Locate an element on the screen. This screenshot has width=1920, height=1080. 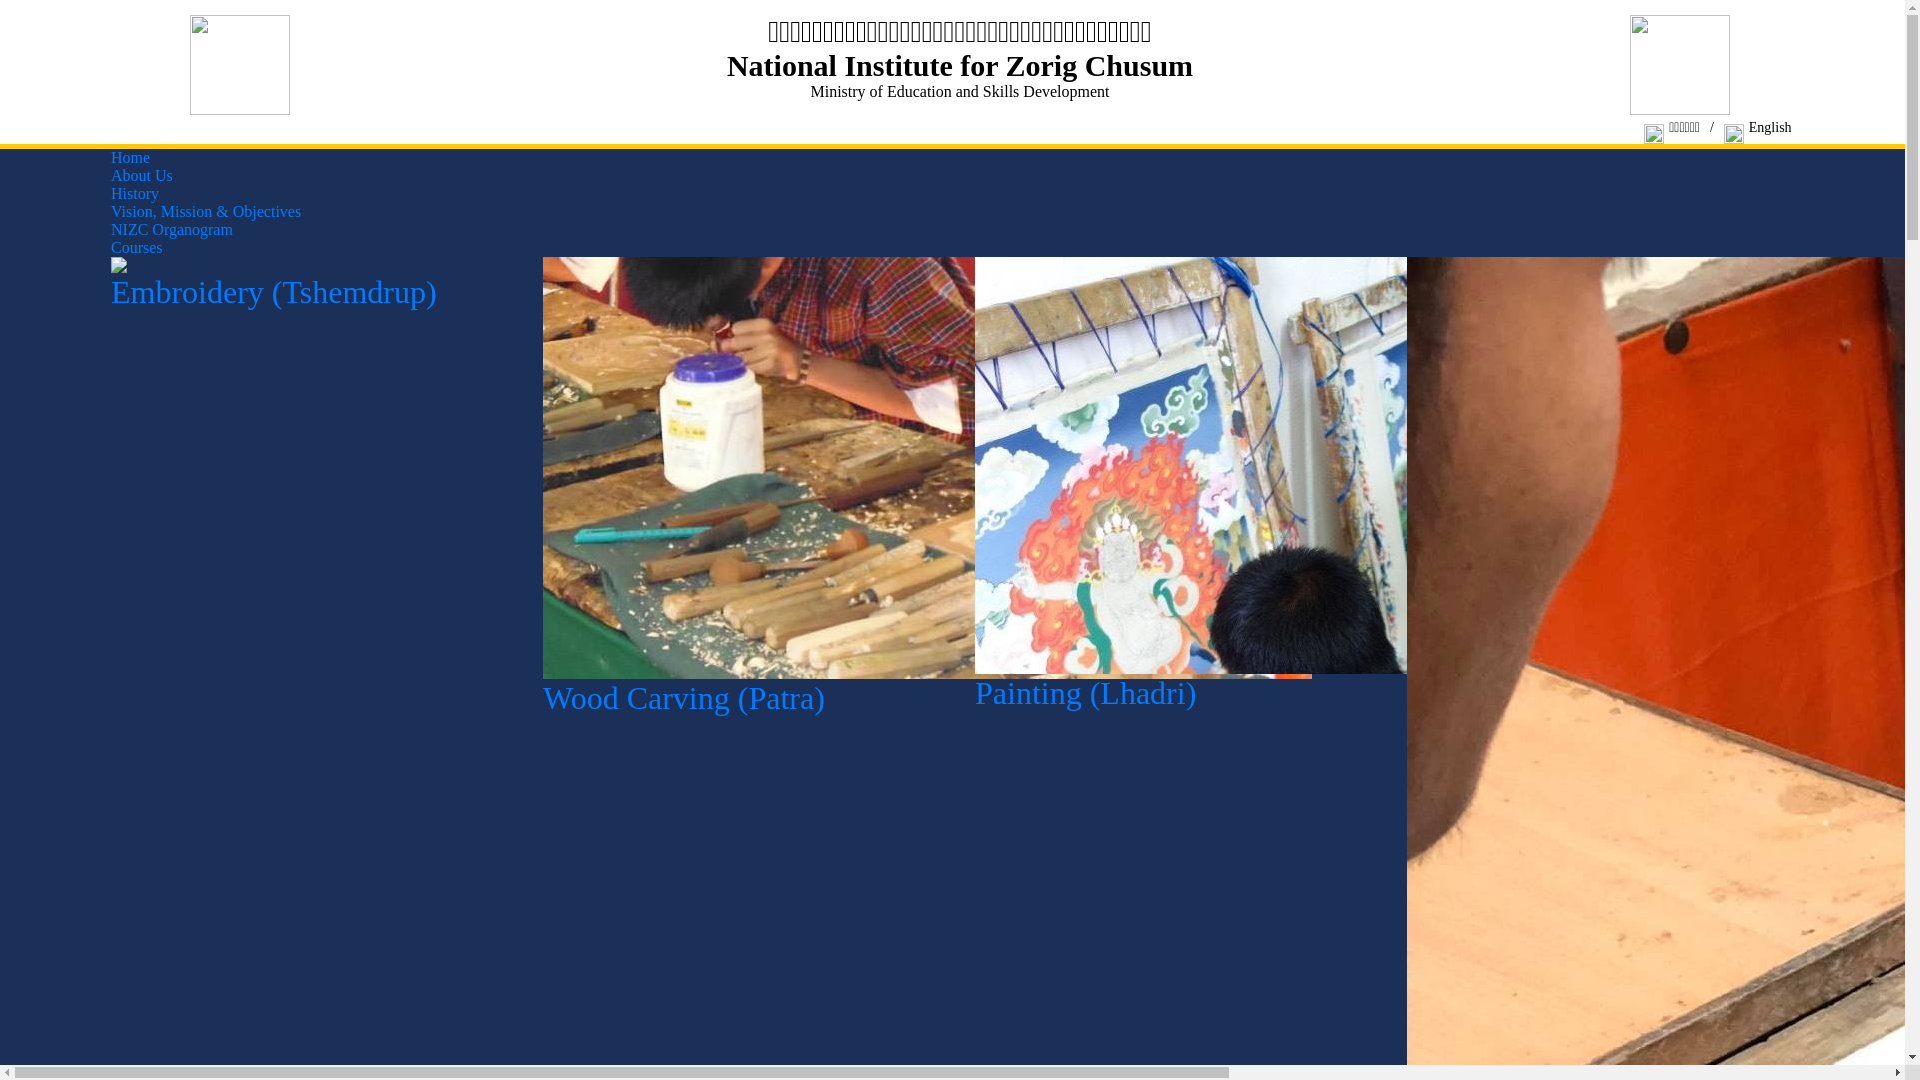
'Home' is located at coordinates (109, 156).